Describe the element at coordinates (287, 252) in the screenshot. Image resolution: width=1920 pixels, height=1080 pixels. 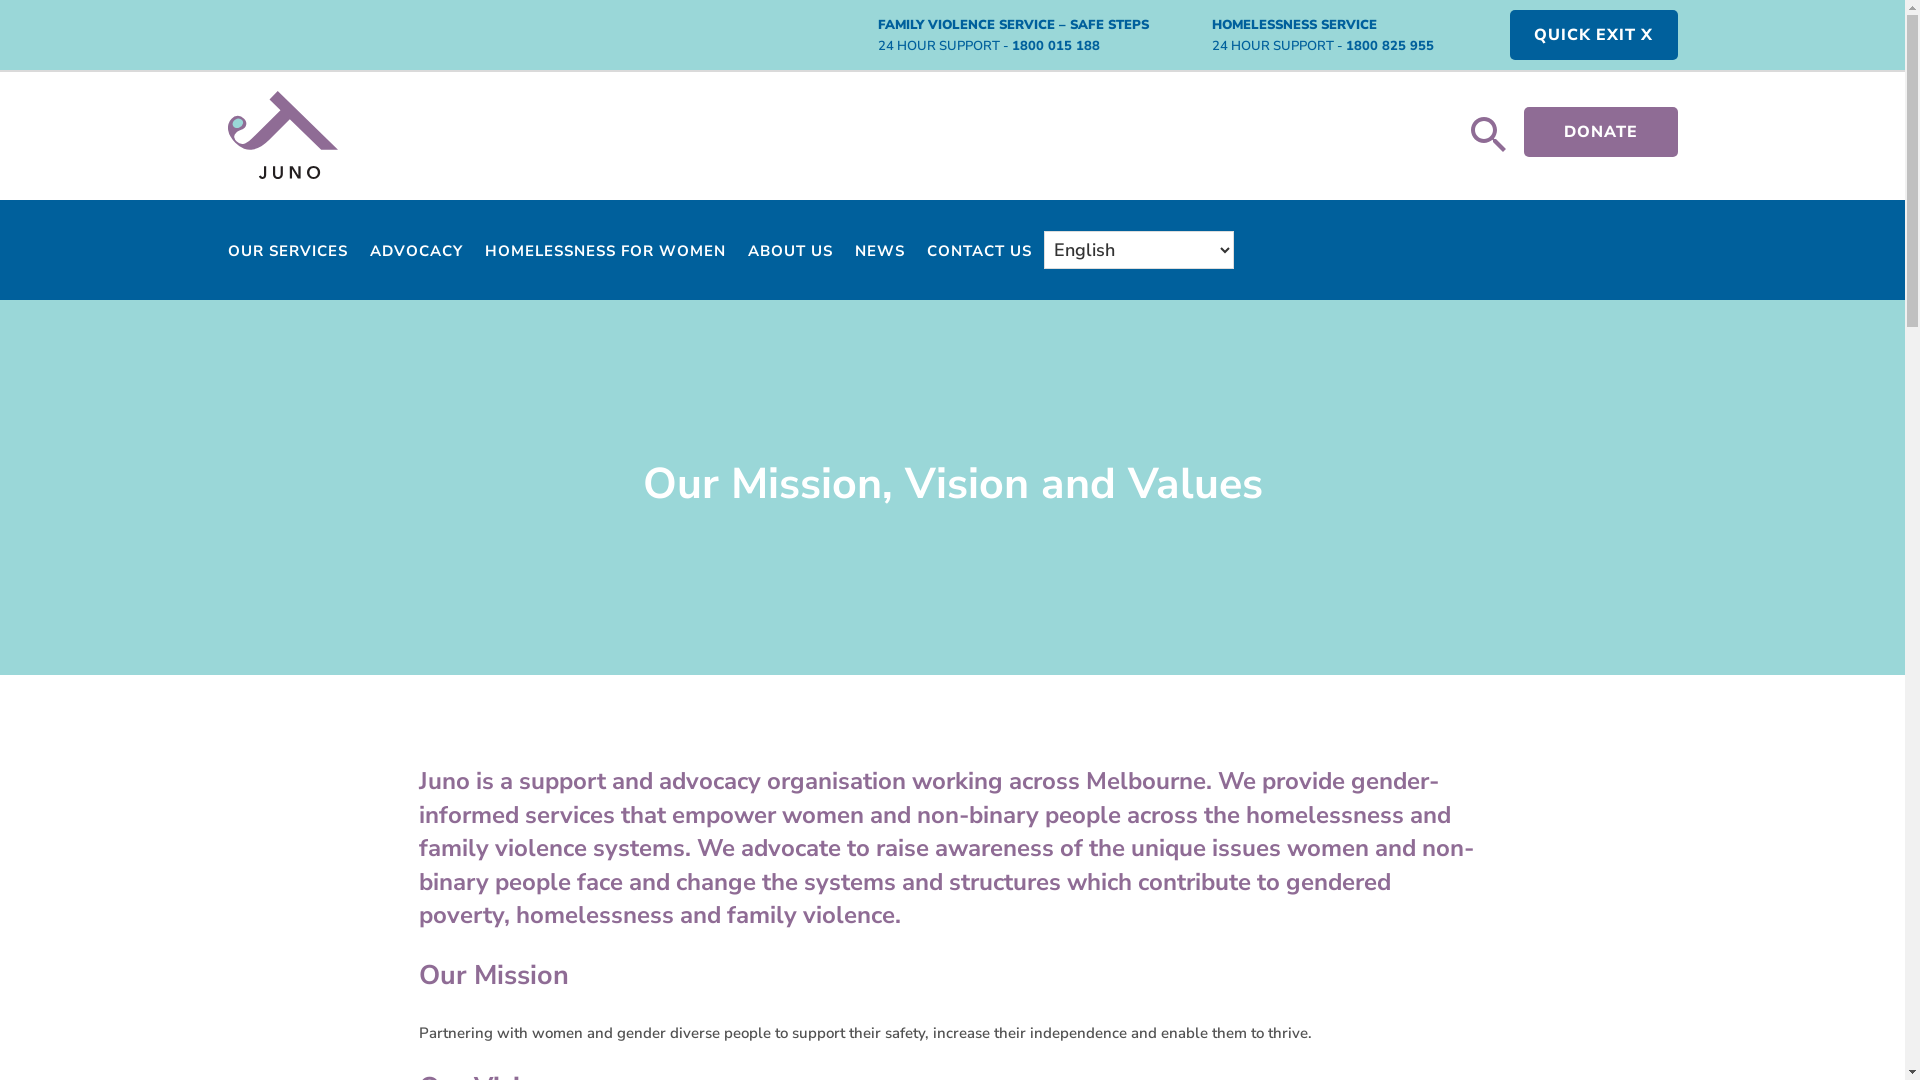
I see `'OUR SERVICES'` at that location.